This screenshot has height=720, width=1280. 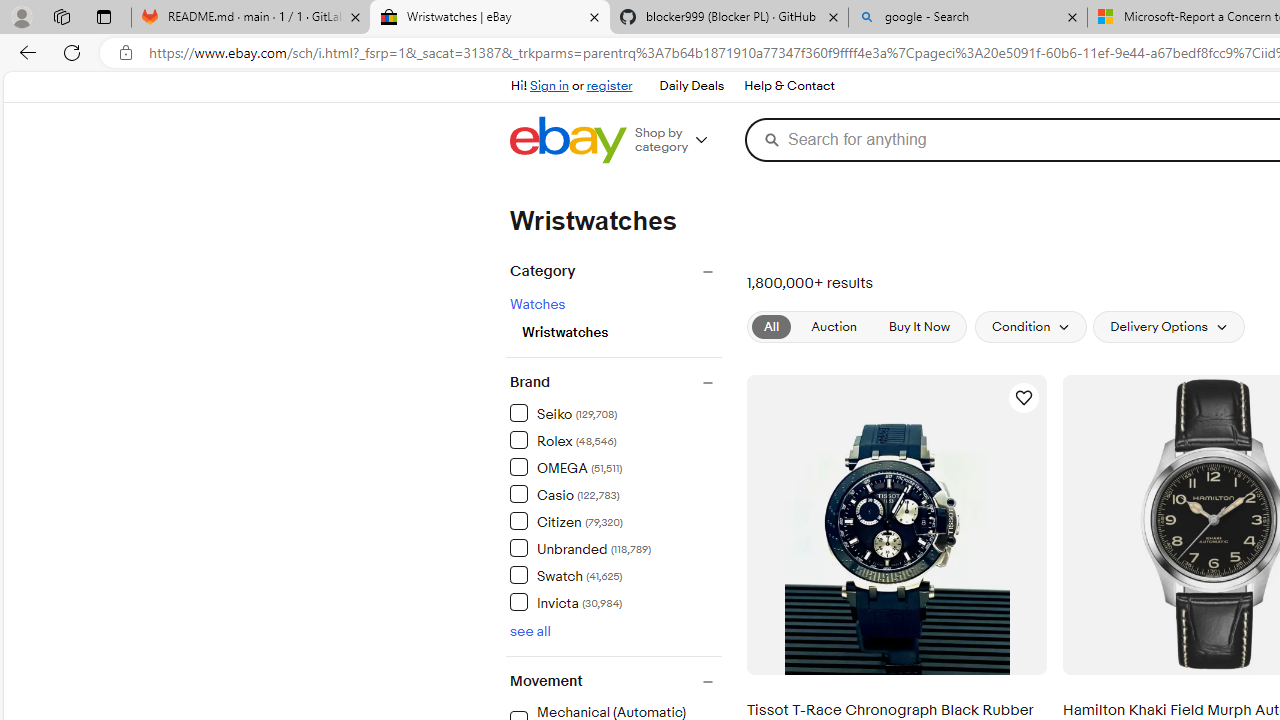 I want to click on 'Auction', so click(x=833, y=326).